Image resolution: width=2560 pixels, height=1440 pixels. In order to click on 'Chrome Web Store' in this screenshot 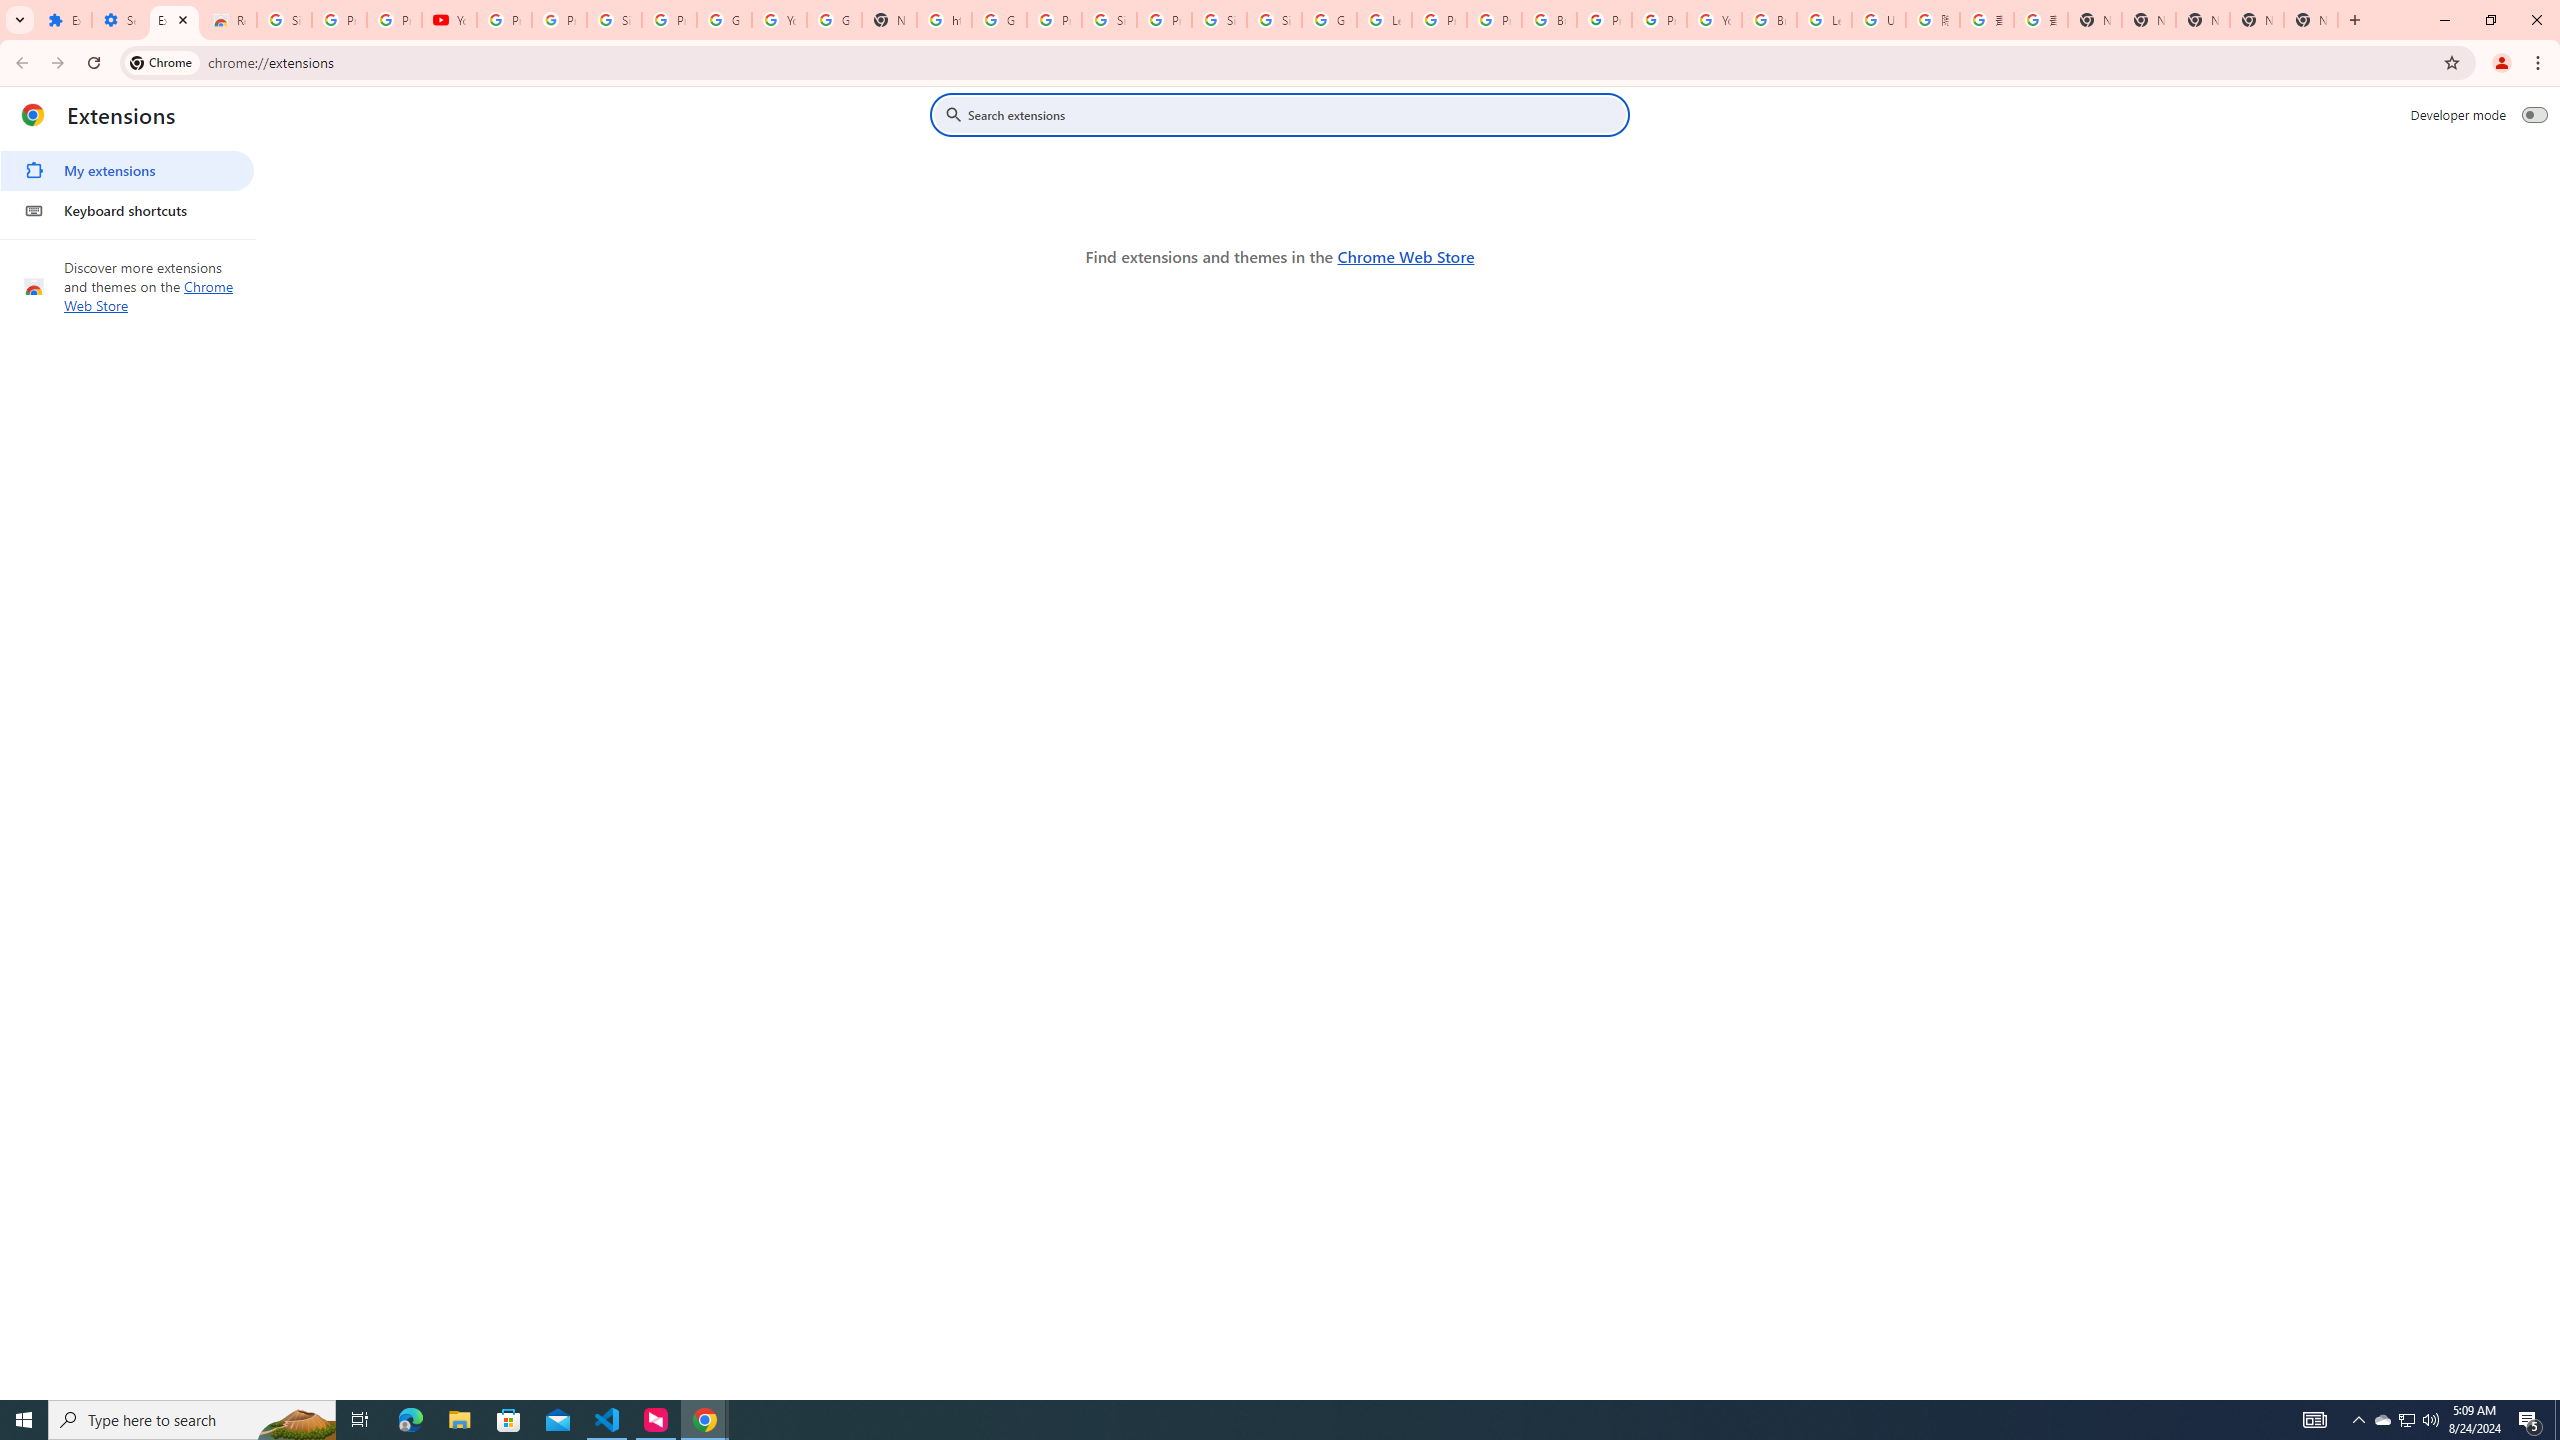, I will do `click(1405, 256)`.